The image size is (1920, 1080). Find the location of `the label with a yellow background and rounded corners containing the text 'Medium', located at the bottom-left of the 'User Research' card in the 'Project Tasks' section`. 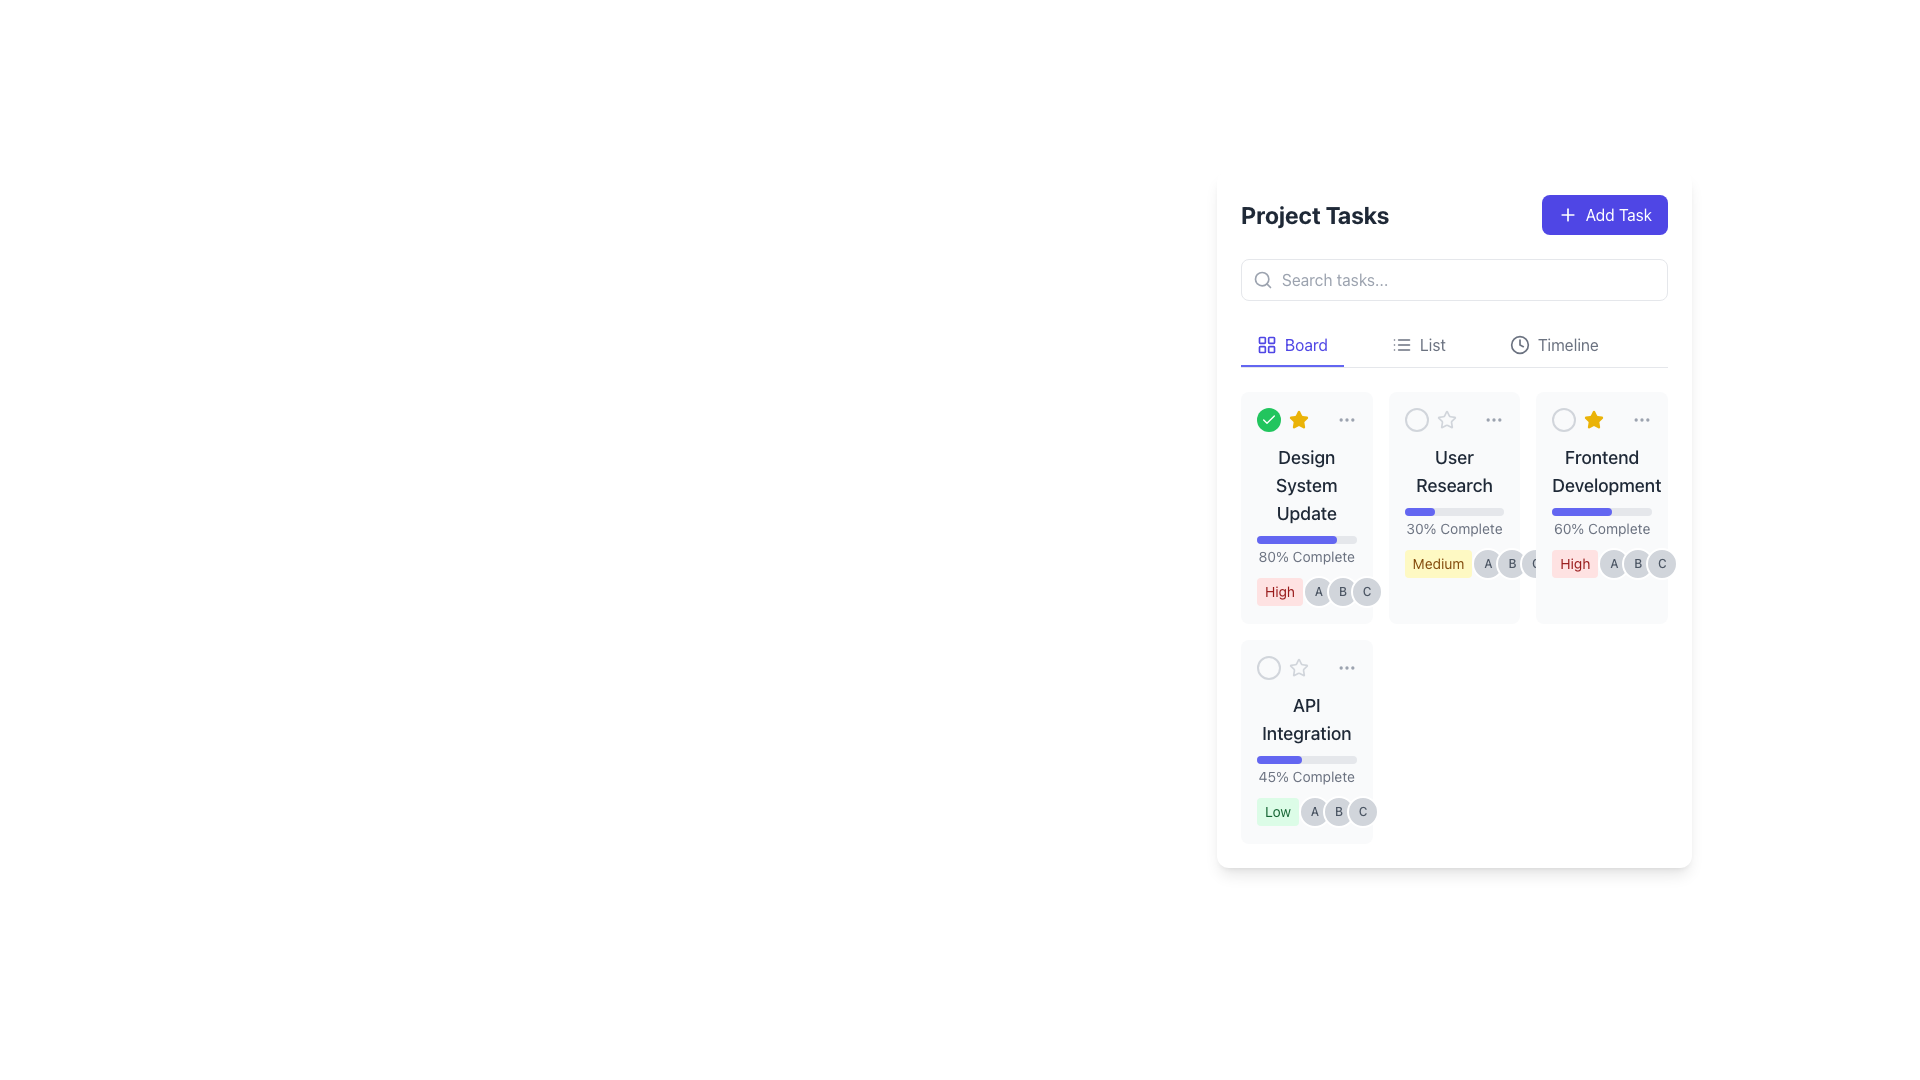

the label with a yellow background and rounded corners containing the text 'Medium', located at the bottom-left of the 'User Research' card in the 'Project Tasks' section is located at coordinates (1454, 563).